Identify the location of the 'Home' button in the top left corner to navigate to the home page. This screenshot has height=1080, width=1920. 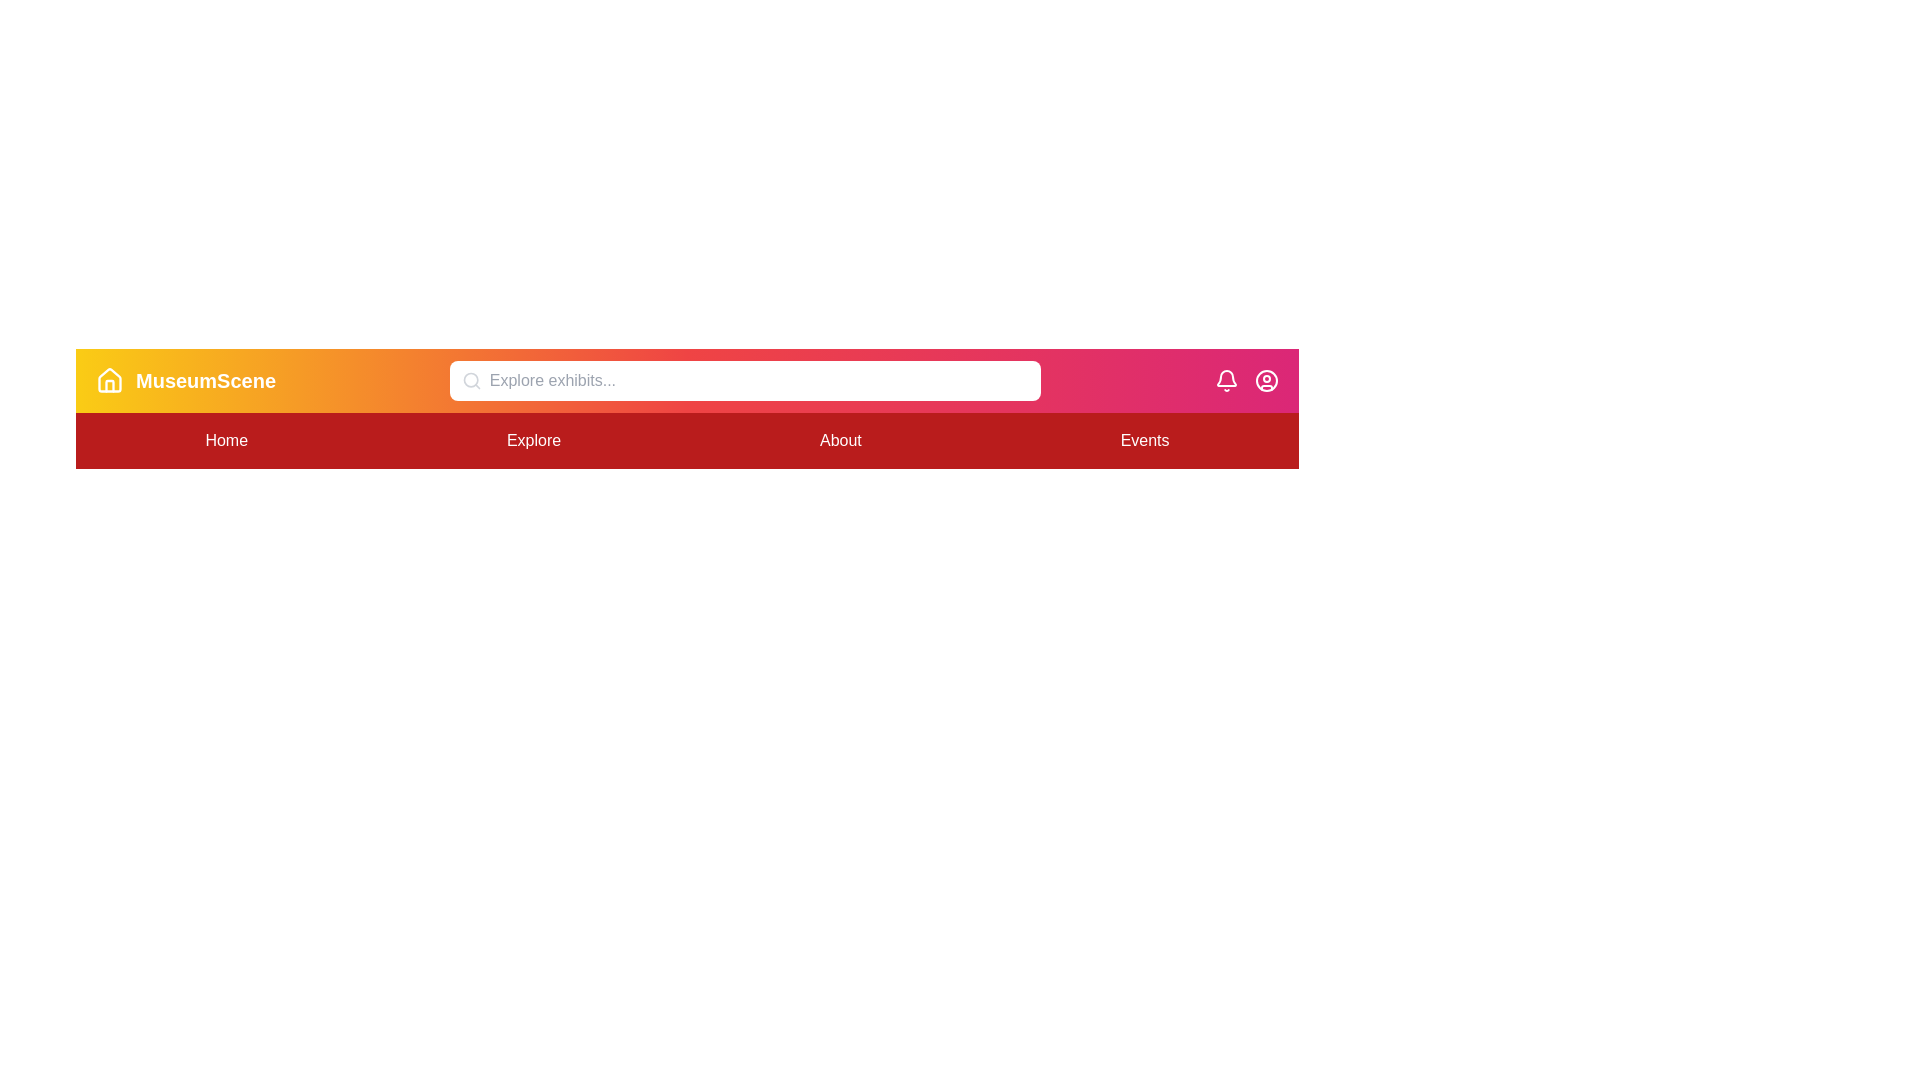
(226, 439).